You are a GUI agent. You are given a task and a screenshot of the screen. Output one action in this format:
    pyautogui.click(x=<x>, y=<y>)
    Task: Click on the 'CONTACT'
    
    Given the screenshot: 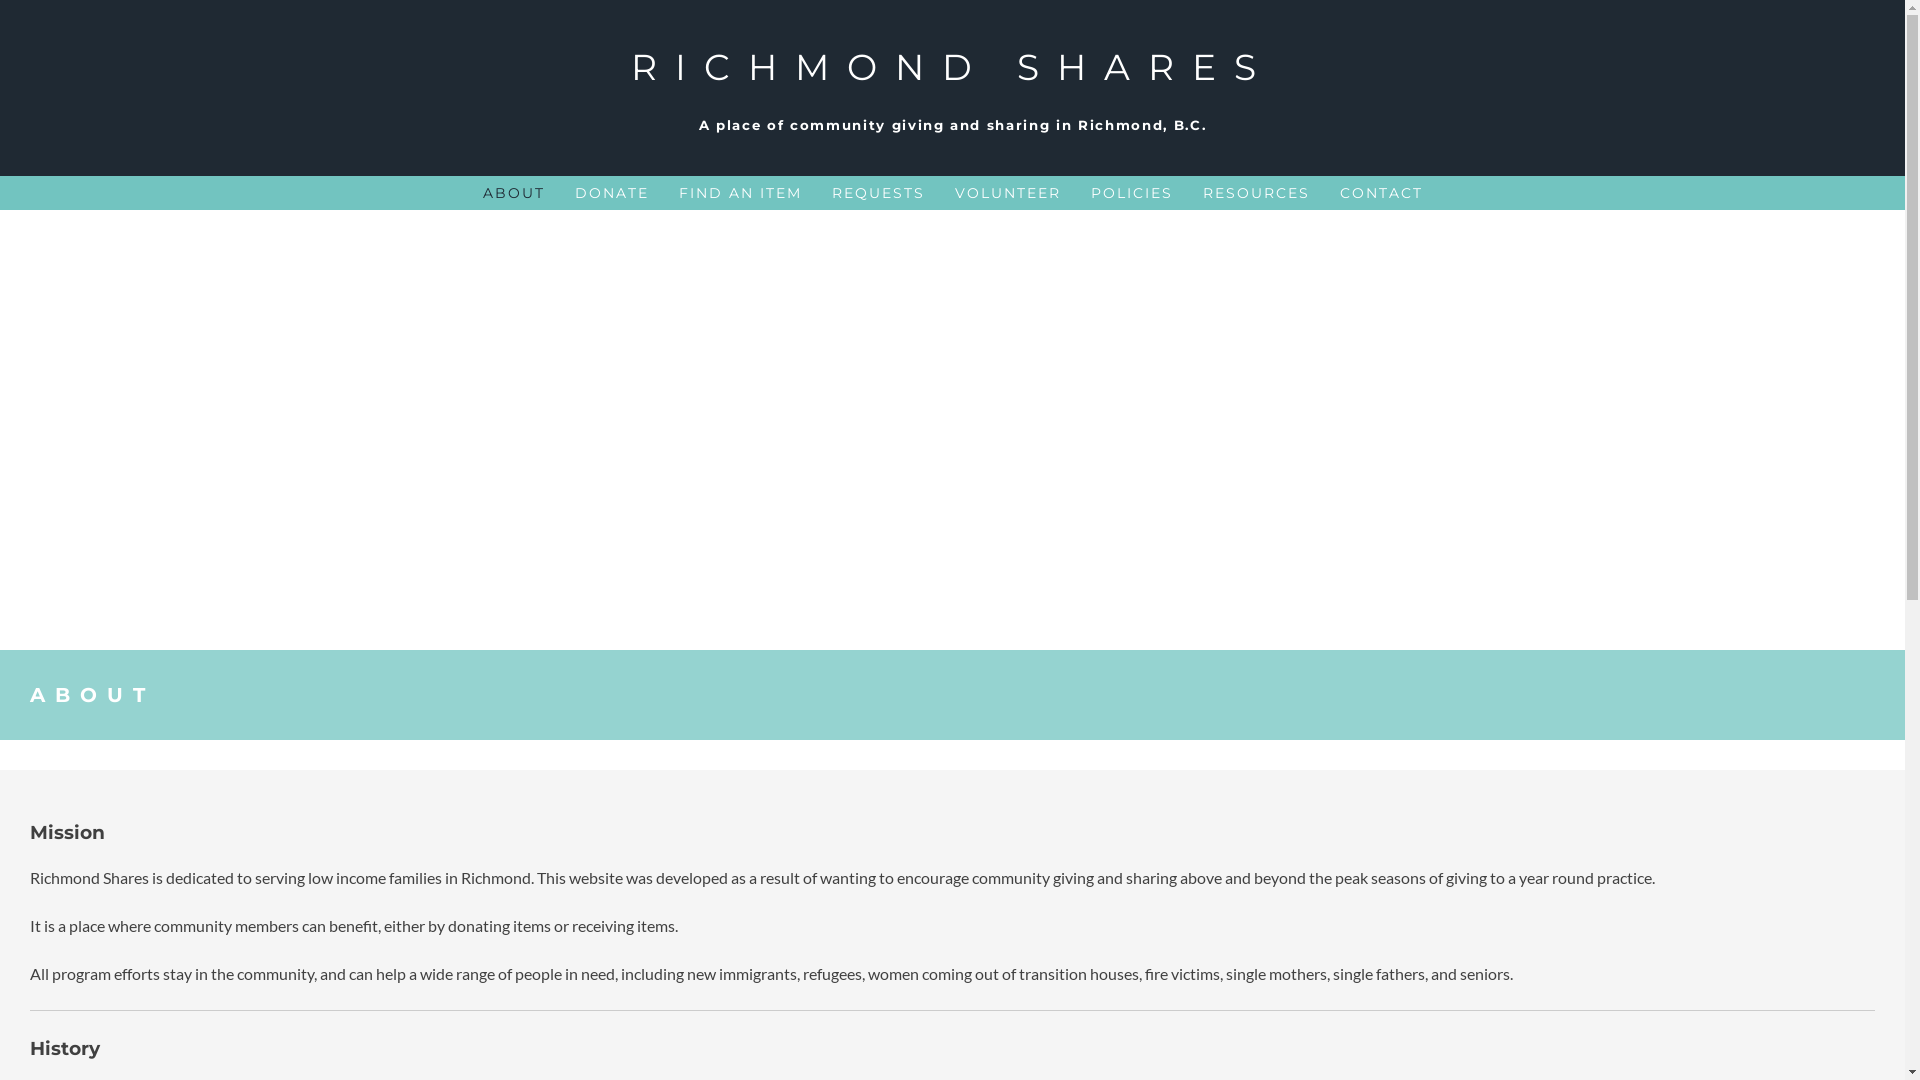 What is the action you would take?
    pyautogui.click(x=1380, y=192)
    